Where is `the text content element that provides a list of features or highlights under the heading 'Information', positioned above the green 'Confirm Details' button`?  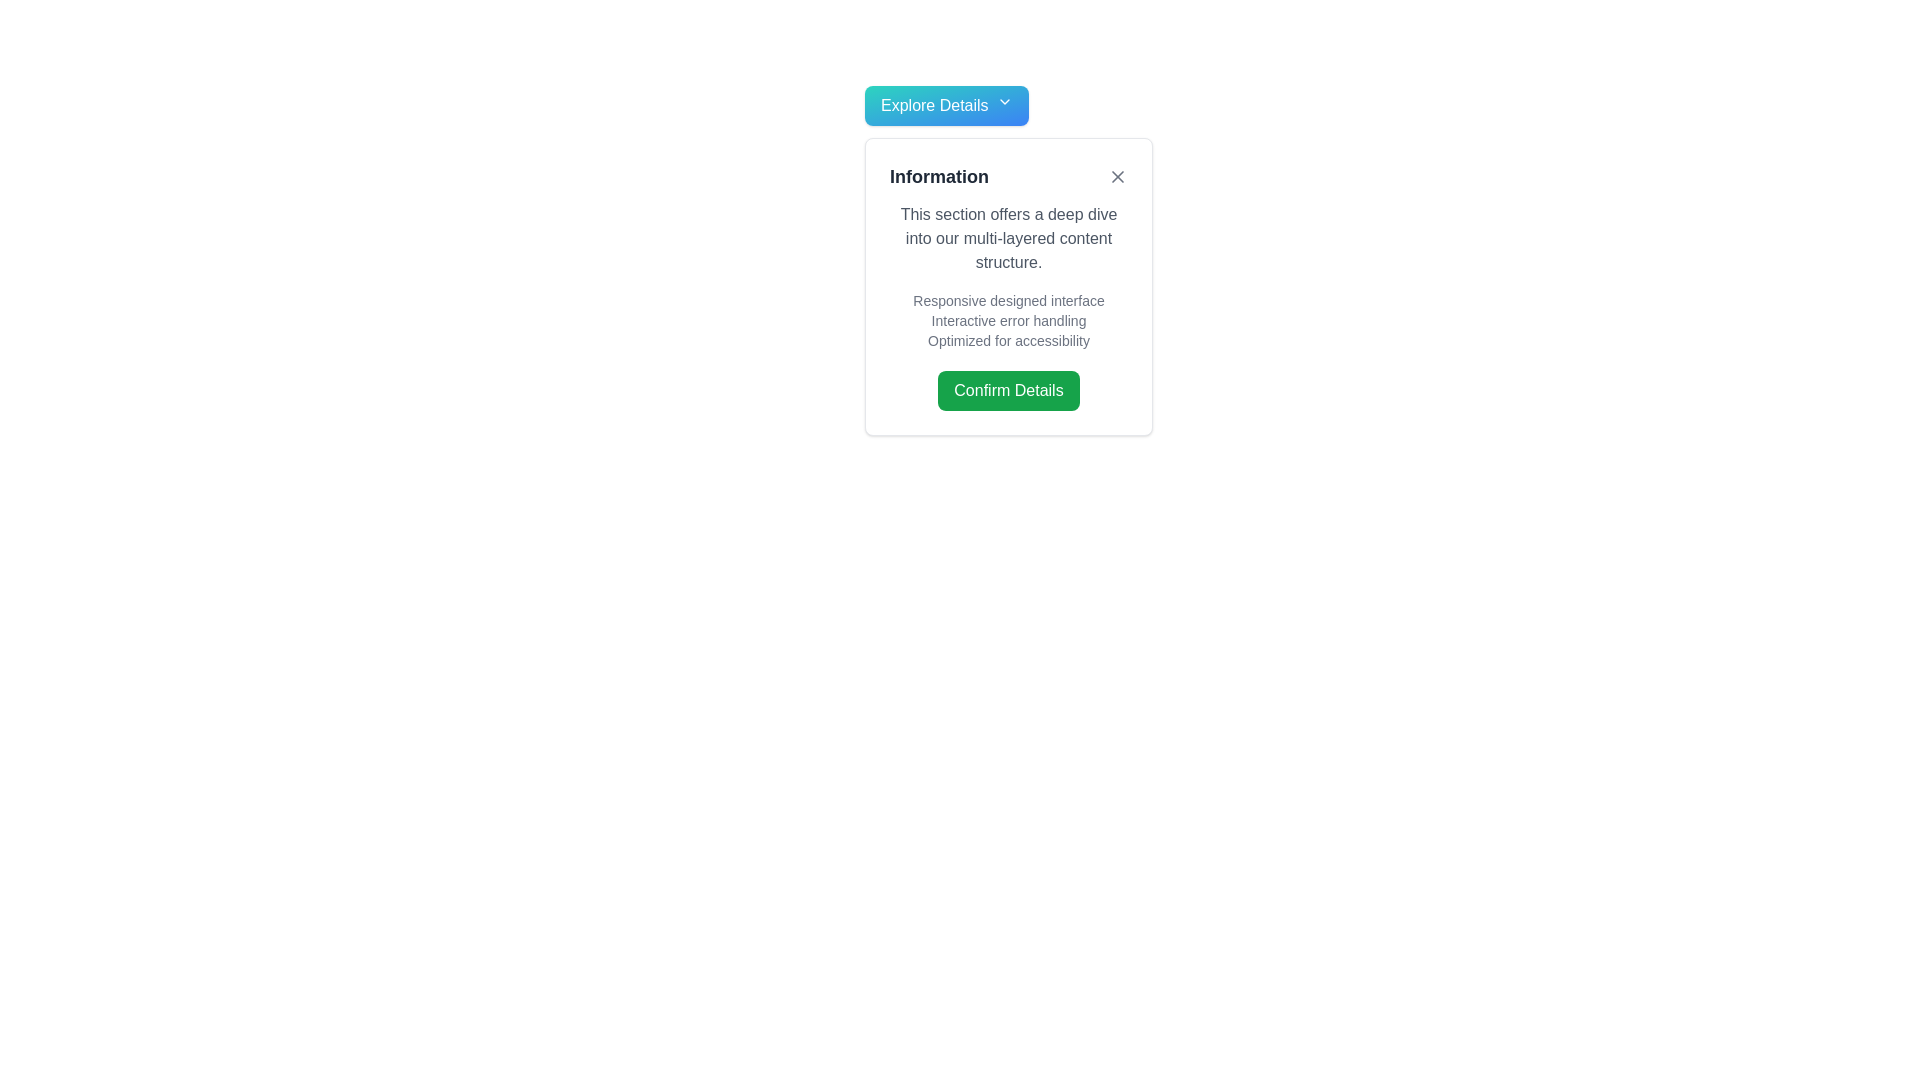 the text content element that provides a list of features or highlights under the heading 'Information', positioned above the green 'Confirm Details' button is located at coordinates (1008, 319).